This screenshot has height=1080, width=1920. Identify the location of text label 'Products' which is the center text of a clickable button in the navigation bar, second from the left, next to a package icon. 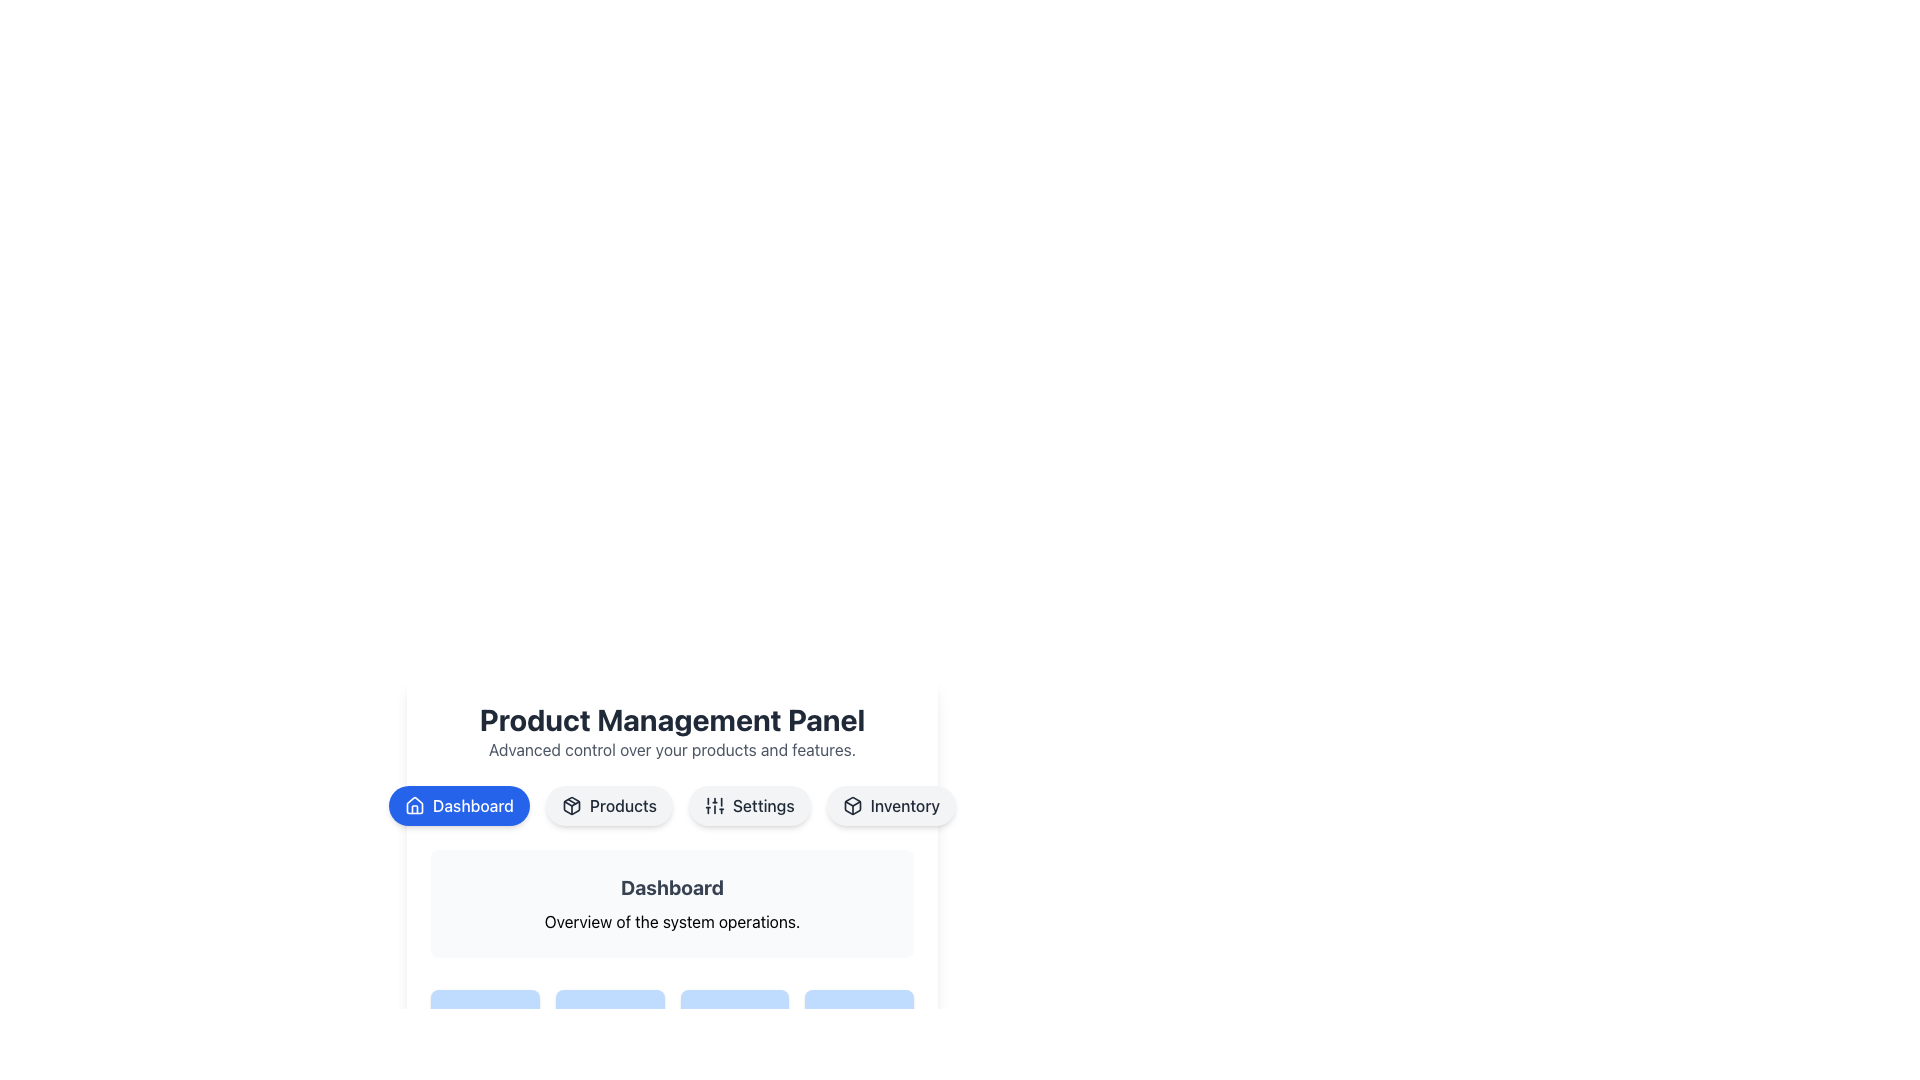
(622, 805).